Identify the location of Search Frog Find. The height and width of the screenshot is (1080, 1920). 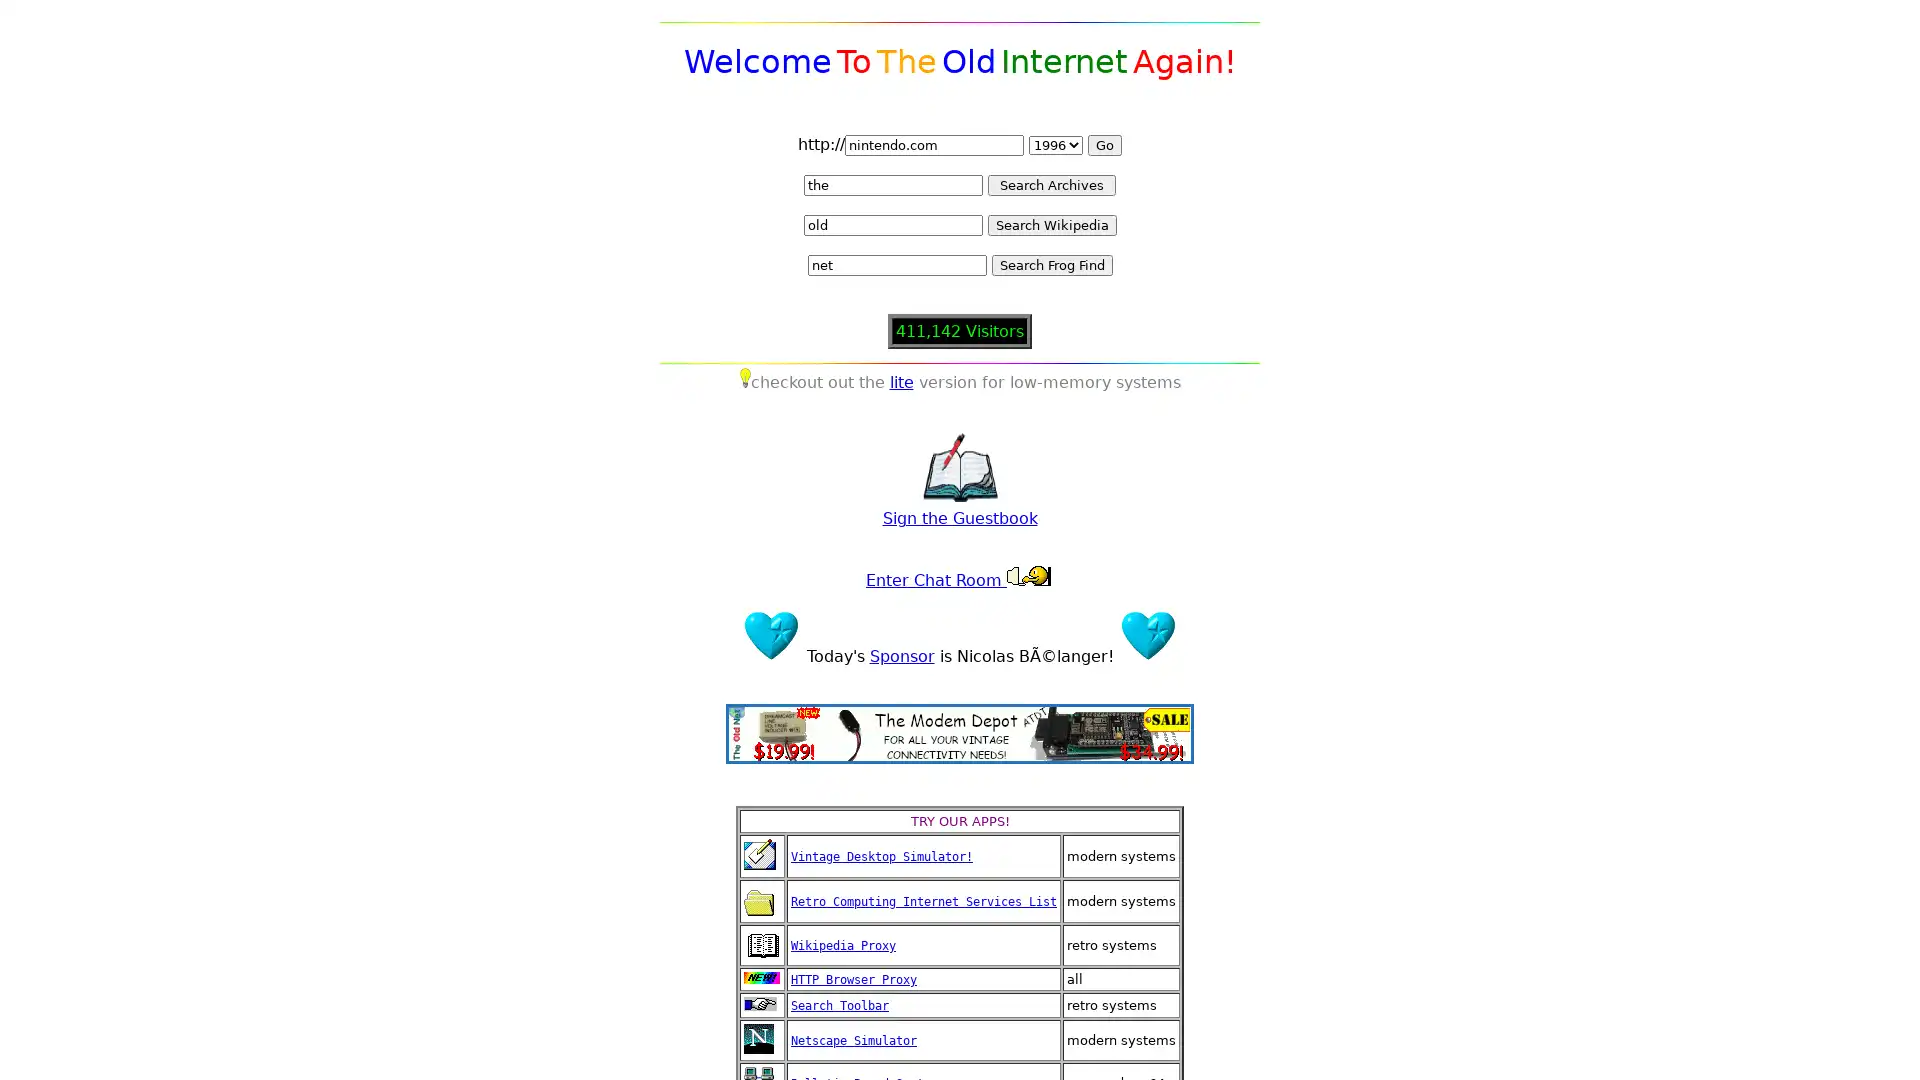
(1050, 264).